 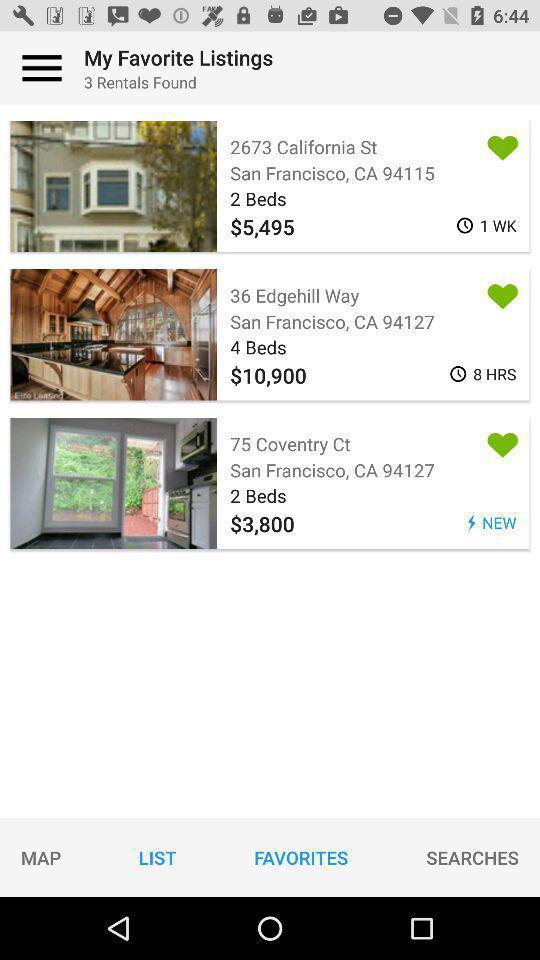 I want to click on icon to the right of the list icon, so click(x=300, y=856).